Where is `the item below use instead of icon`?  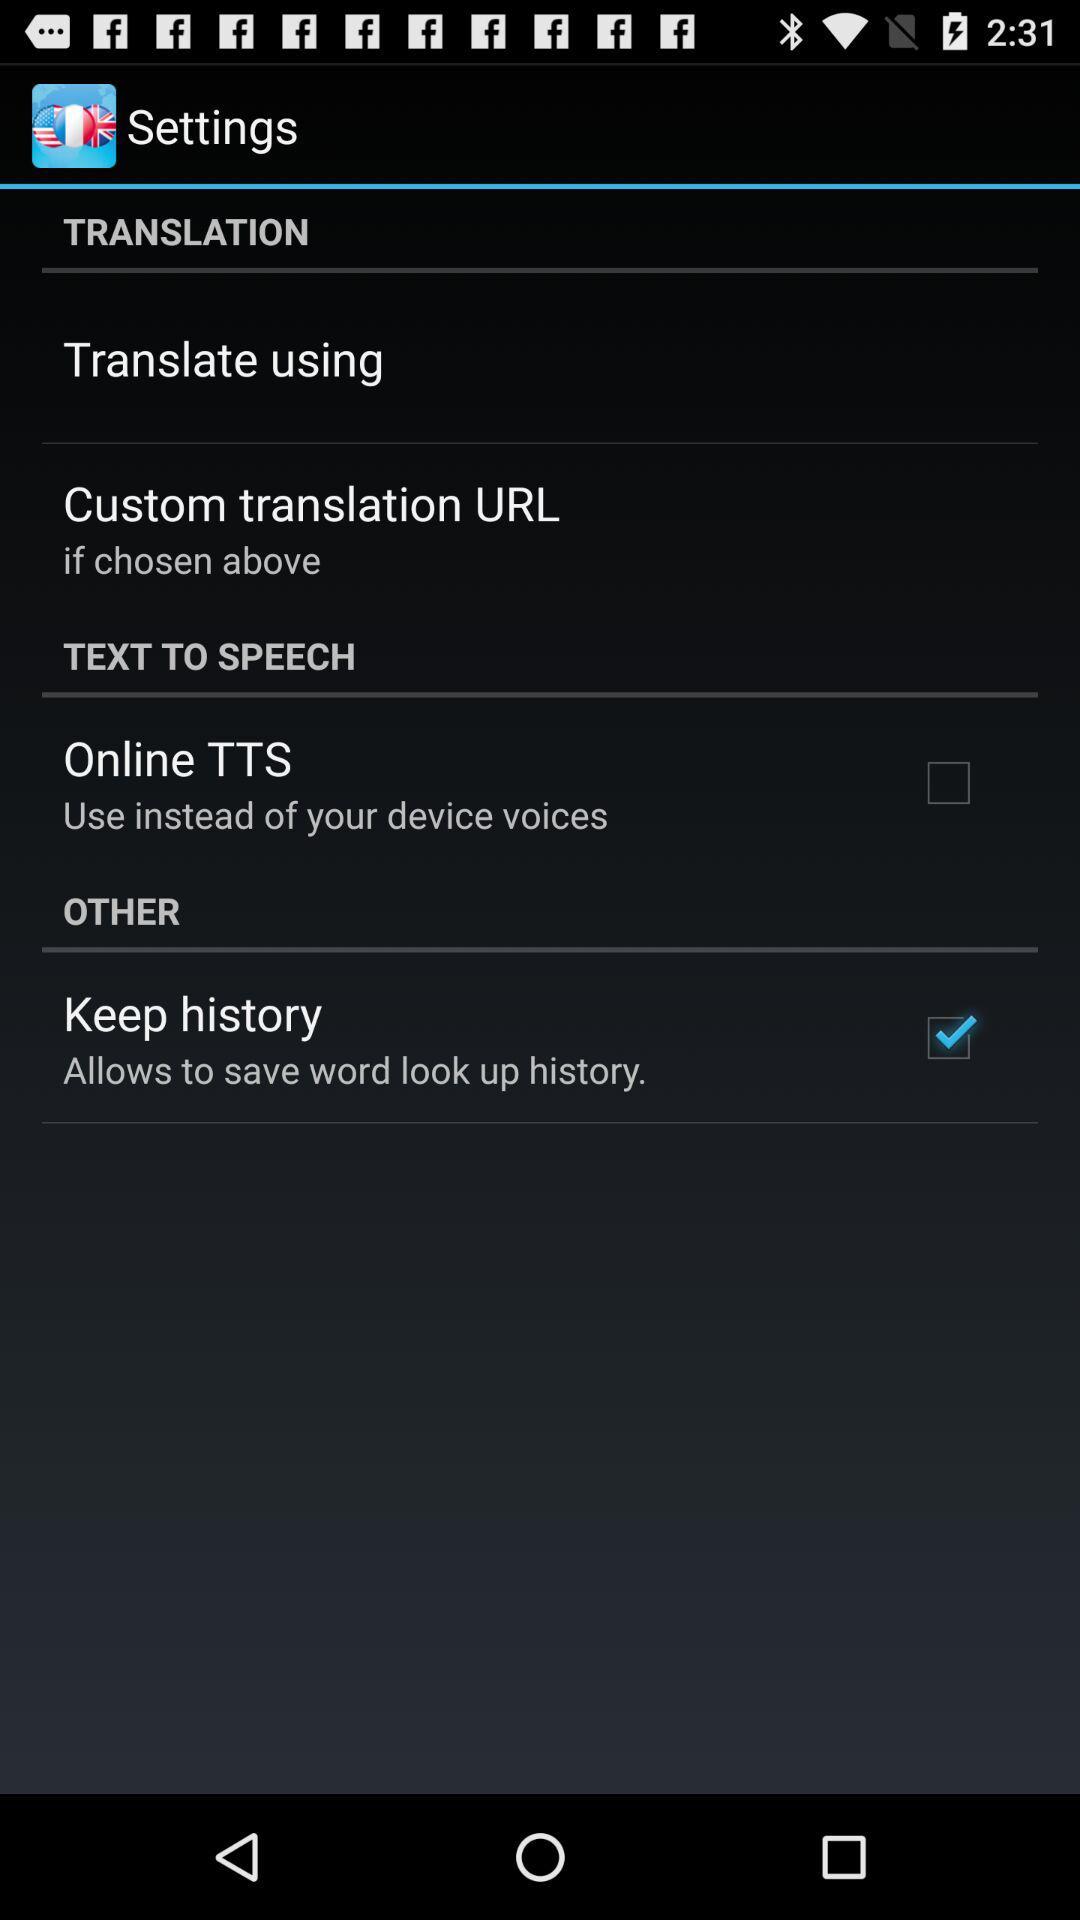 the item below use instead of icon is located at coordinates (540, 909).